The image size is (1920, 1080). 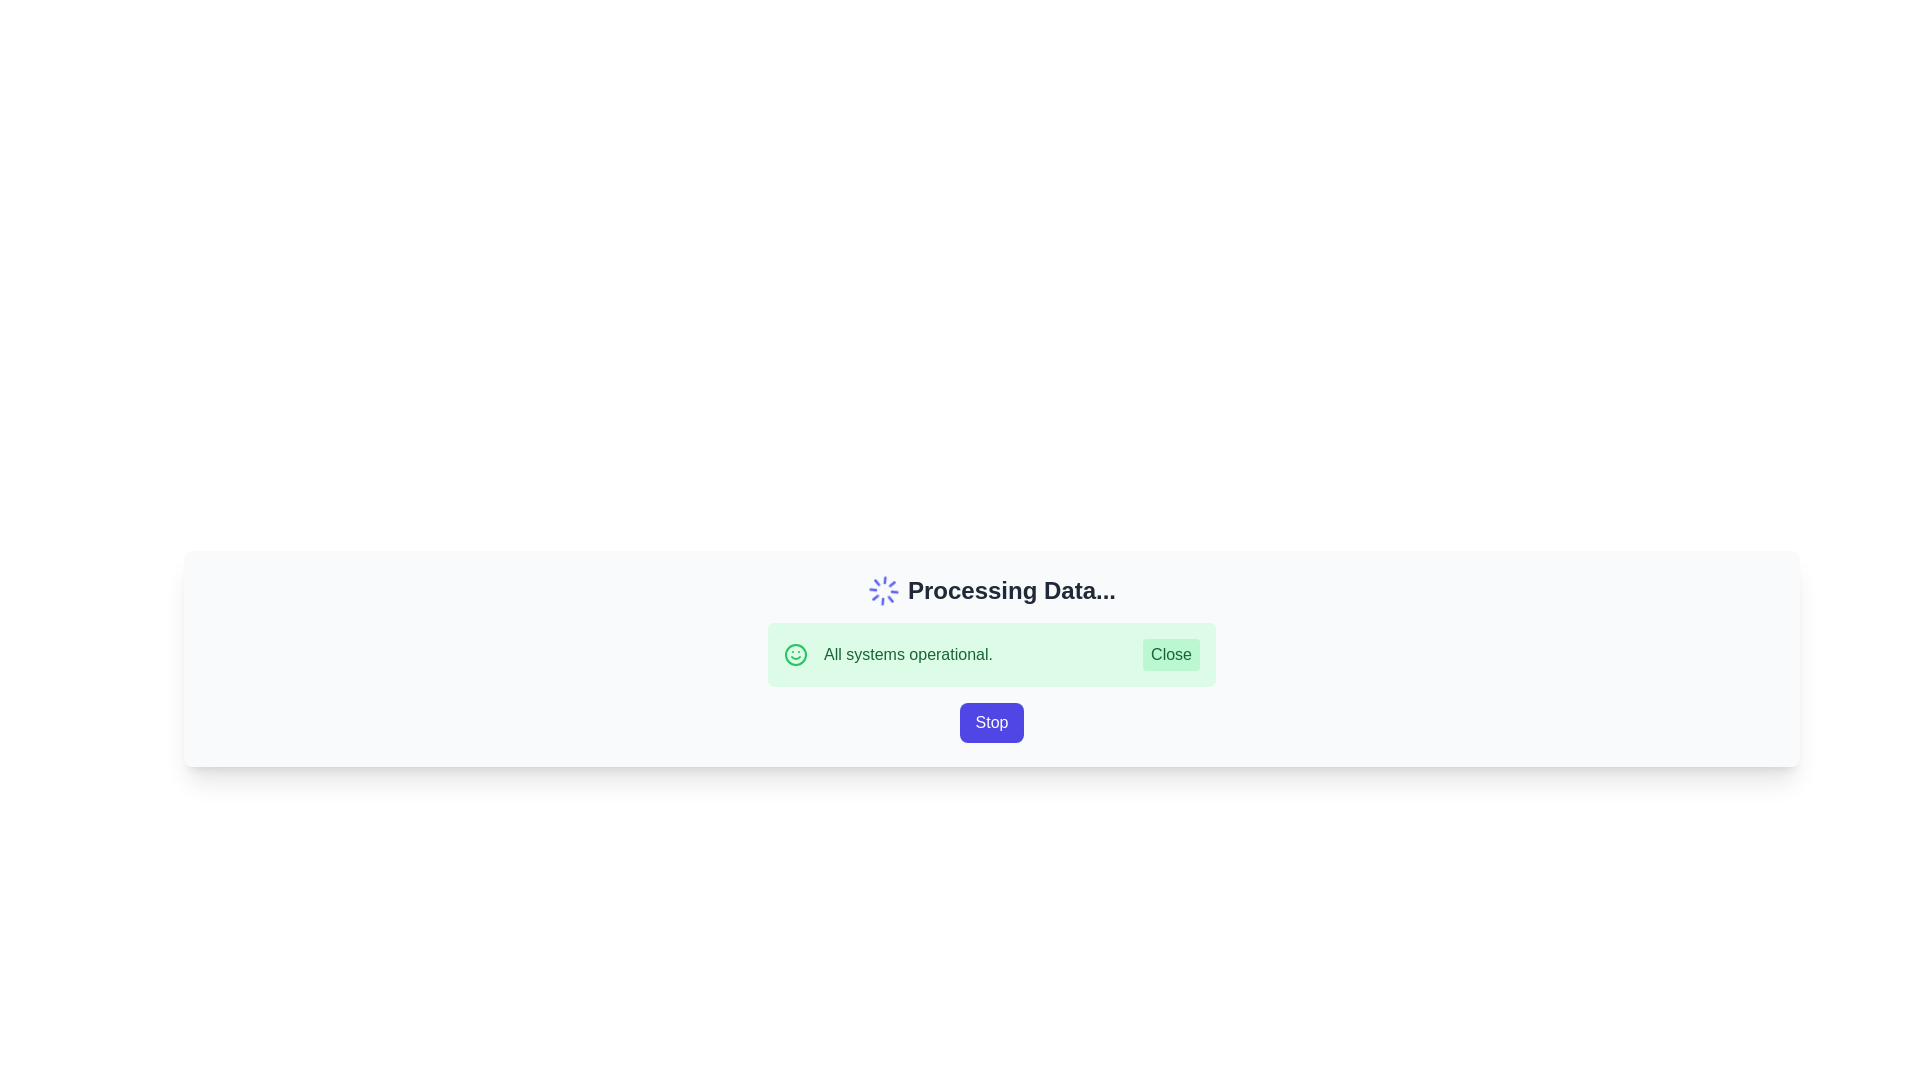 What do you see at coordinates (882, 589) in the screenshot?
I see `the spinner loading indicator located to the left of the text 'Processing Data...' to indicate an ongoing process` at bounding box center [882, 589].